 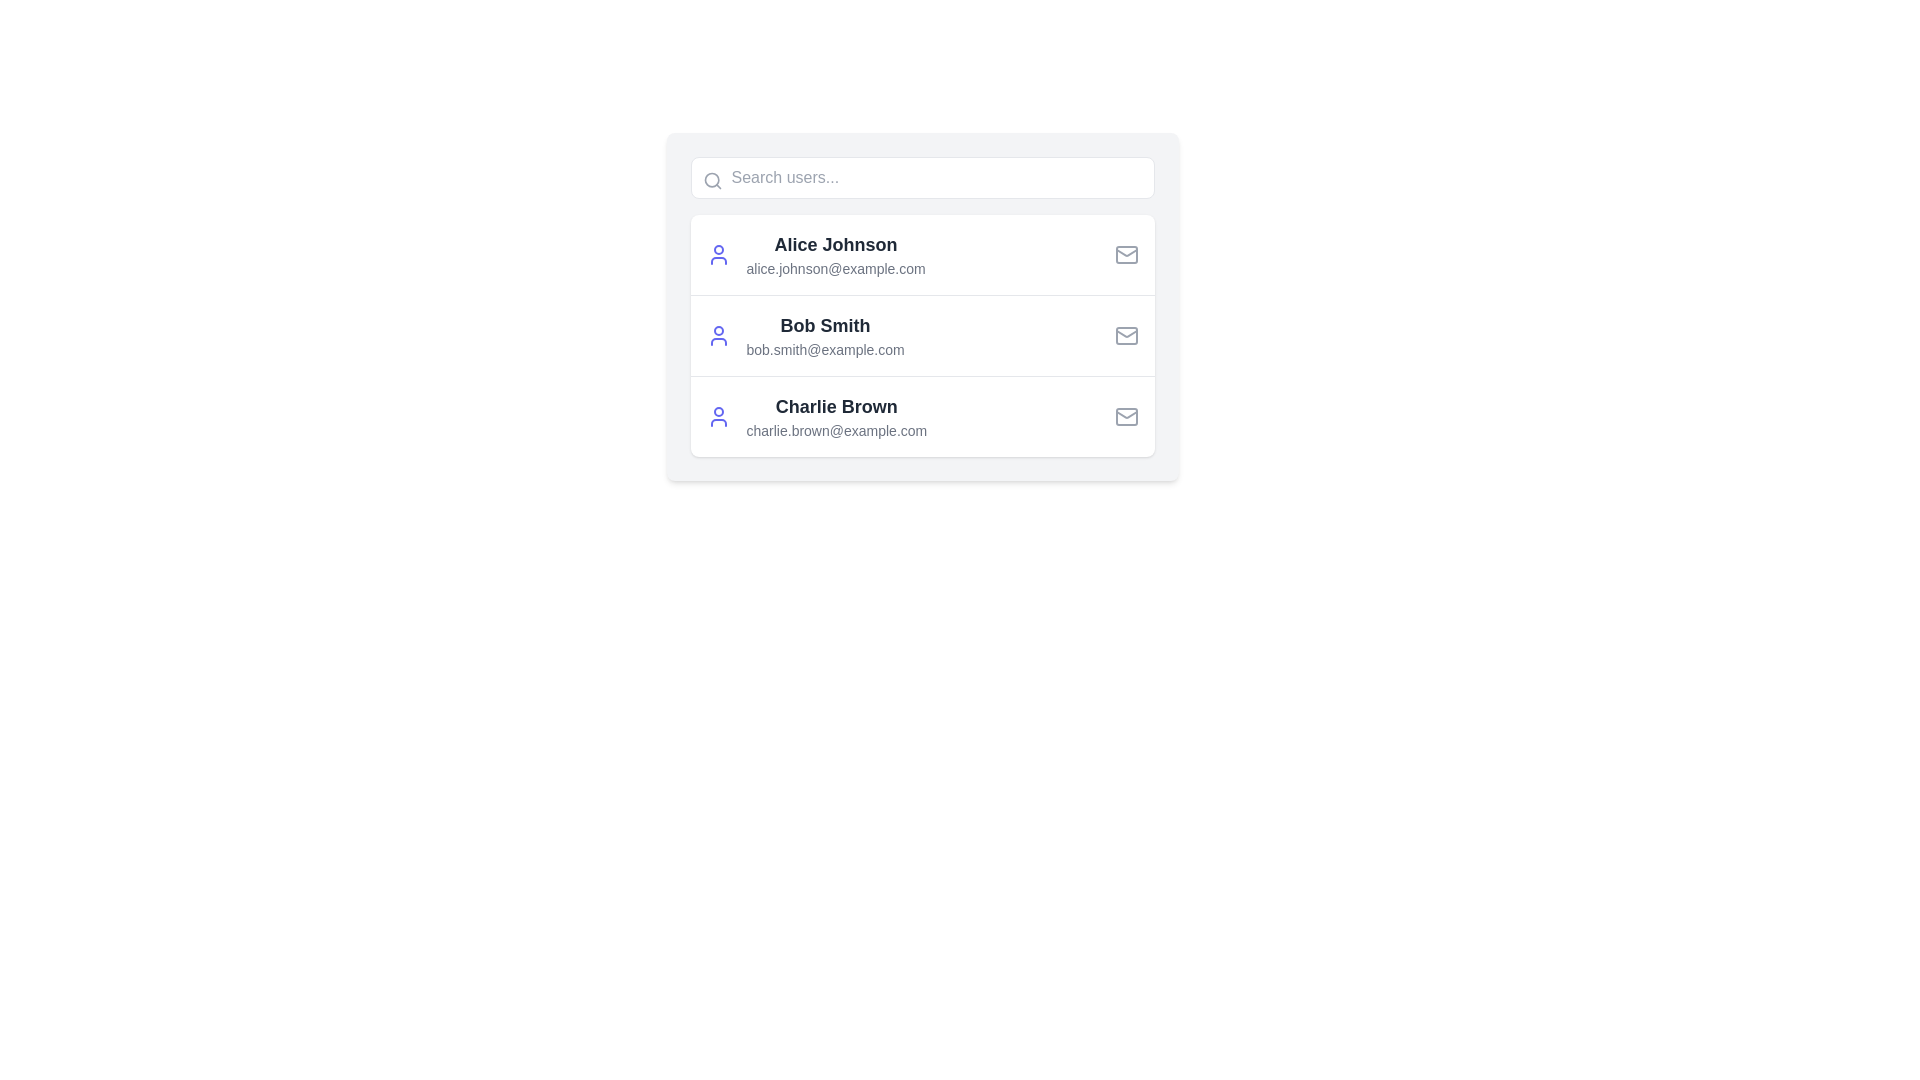 What do you see at coordinates (836, 253) in the screenshot?
I see `the text block displaying user information` at bounding box center [836, 253].